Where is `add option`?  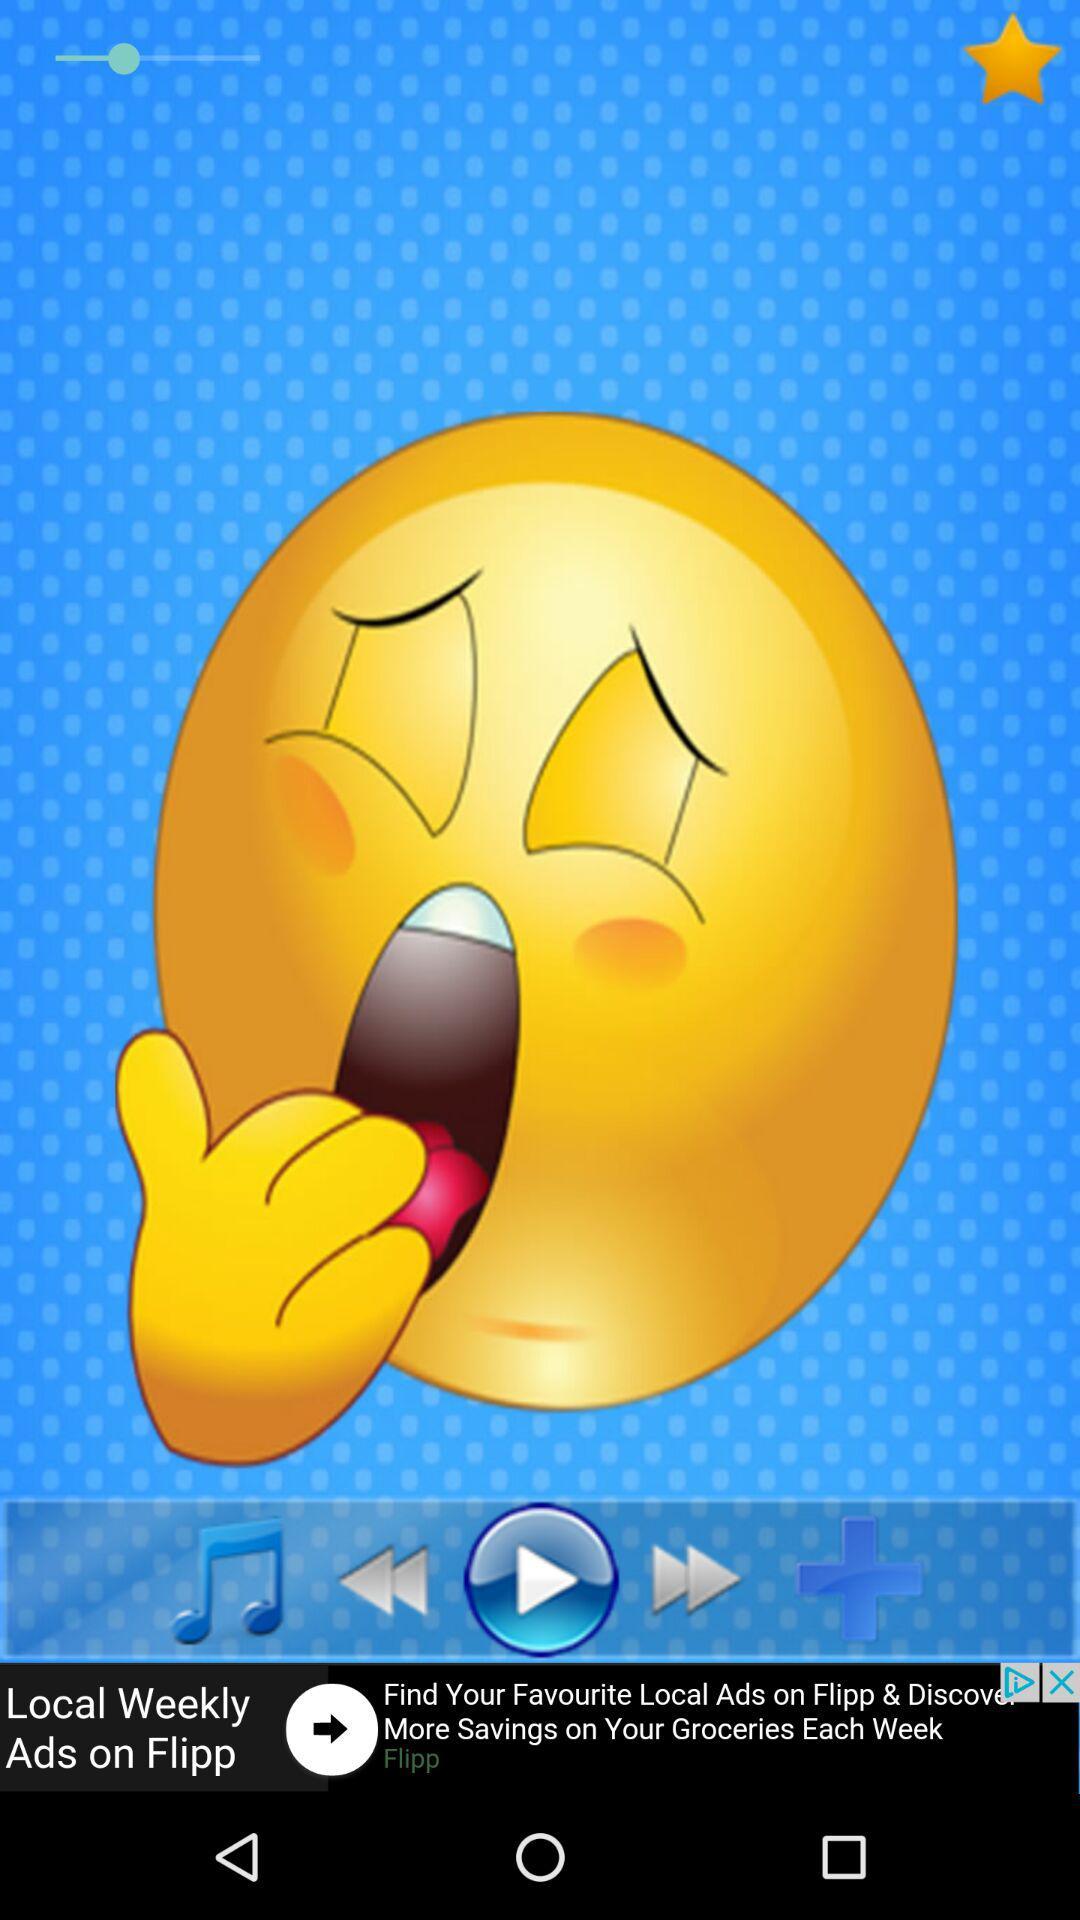
add option is located at coordinates (874, 1577).